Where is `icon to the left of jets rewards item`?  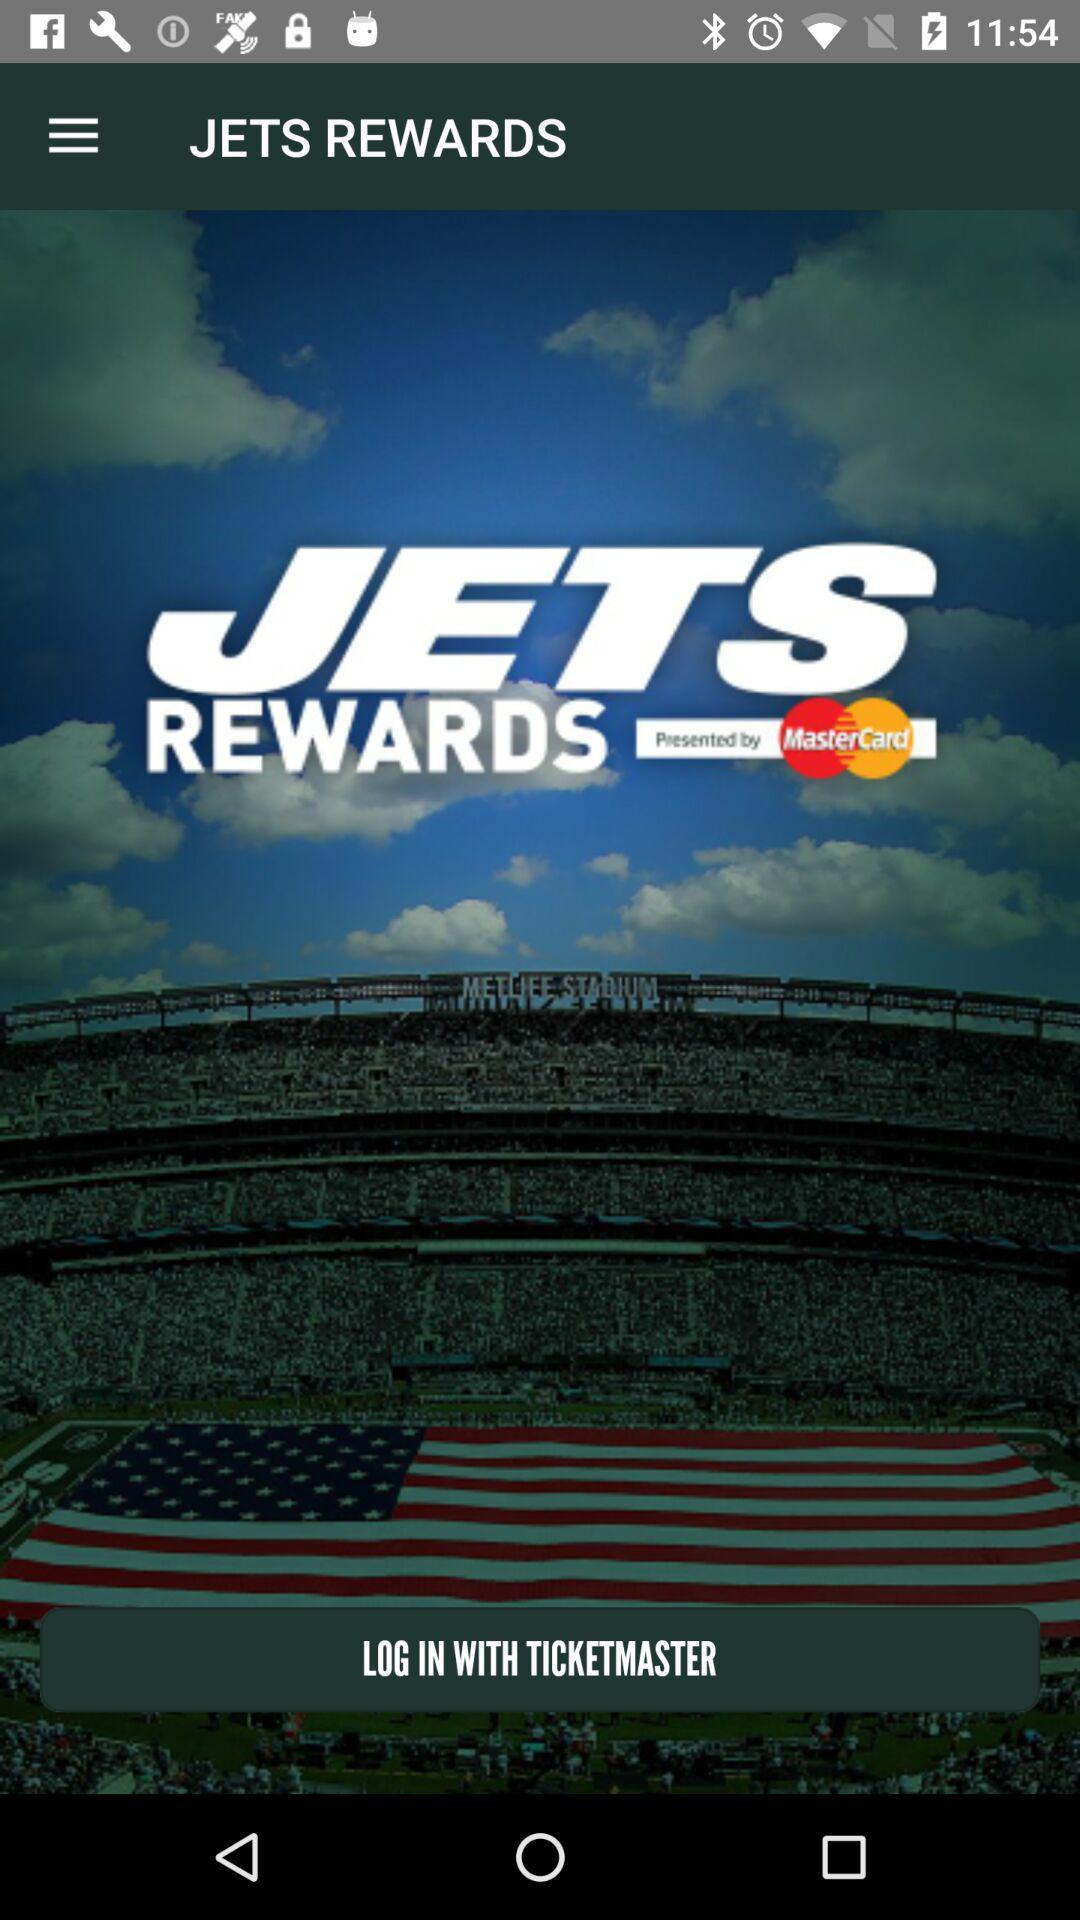
icon to the left of jets rewards item is located at coordinates (72, 135).